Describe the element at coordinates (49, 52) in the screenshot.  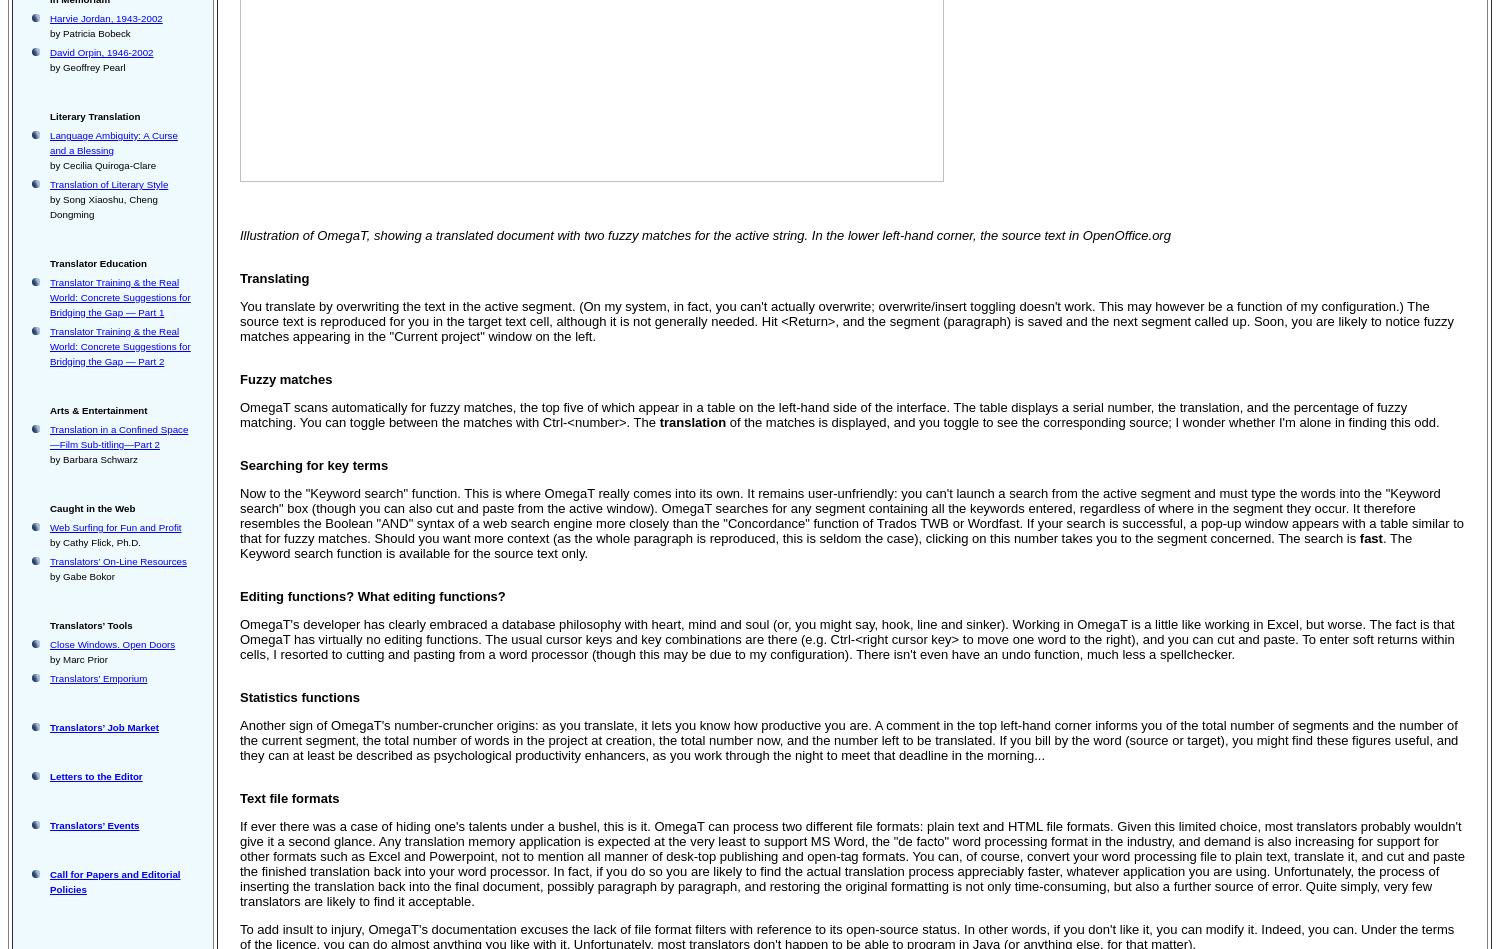
I see `'David Orpin, 1946-2002'` at that location.